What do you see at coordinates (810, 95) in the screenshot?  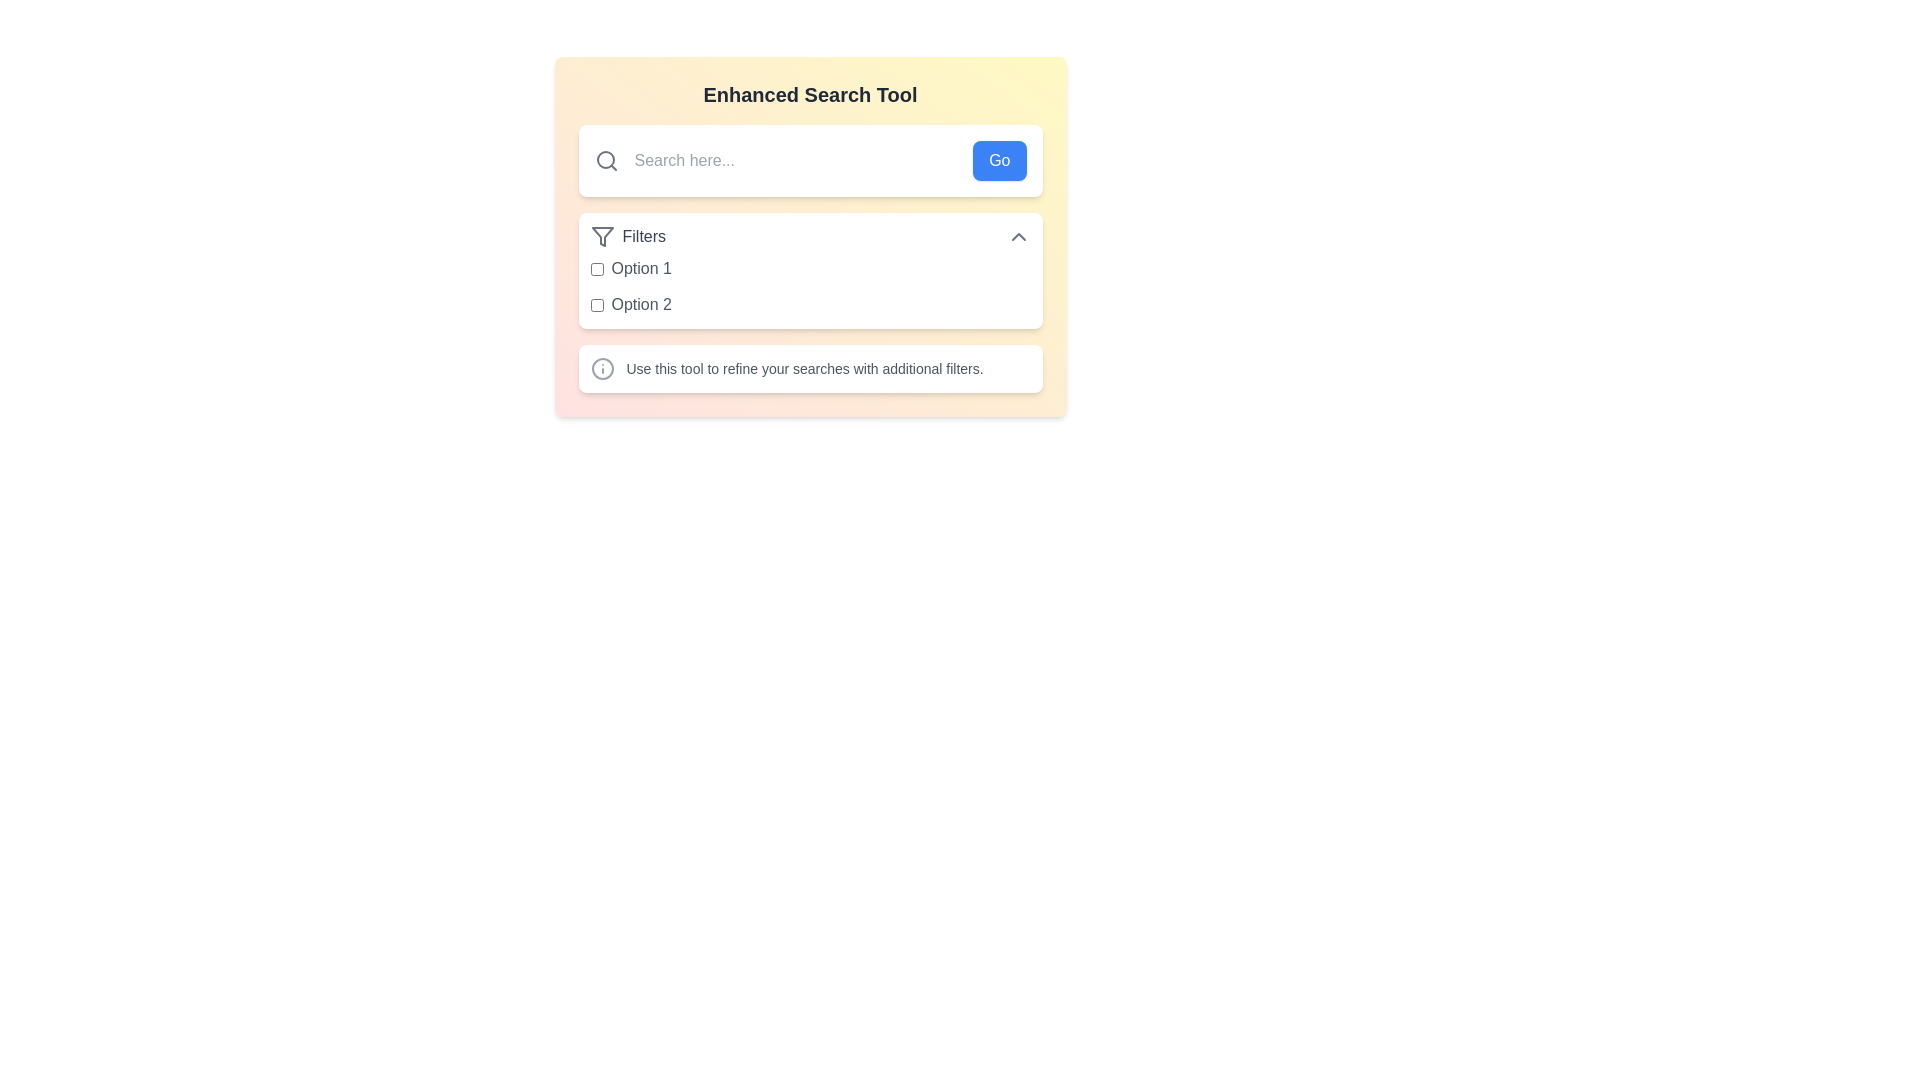 I see `the bold, centered heading text that reads 'Enhanced Search Tool' with dark gray text on a gradient background, located above the search input area` at bounding box center [810, 95].